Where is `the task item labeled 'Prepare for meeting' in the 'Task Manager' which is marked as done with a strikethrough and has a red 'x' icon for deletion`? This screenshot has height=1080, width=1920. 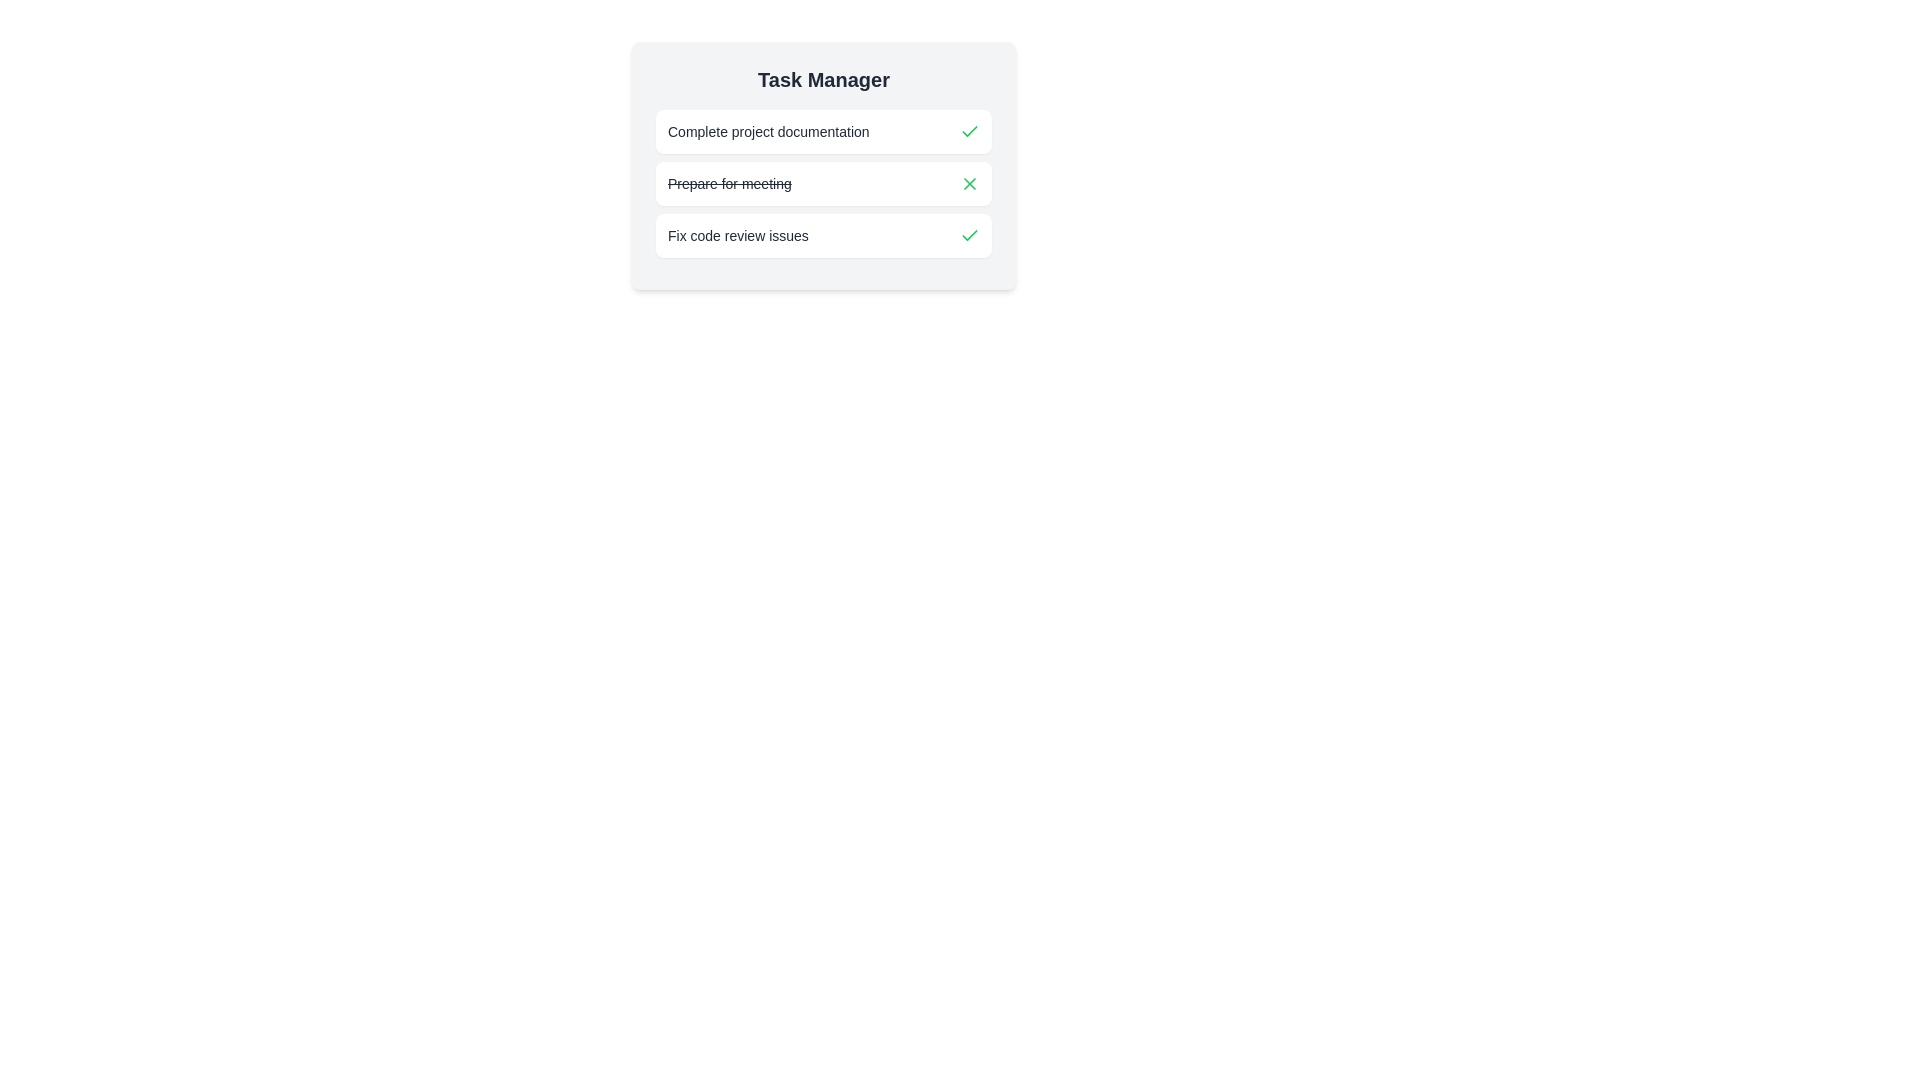
the task item labeled 'Prepare for meeting' in the 'Task Manager' which is marked as done with a strikethrough and has a red 'x' icon for deletion is located at coordinates (824, 164).